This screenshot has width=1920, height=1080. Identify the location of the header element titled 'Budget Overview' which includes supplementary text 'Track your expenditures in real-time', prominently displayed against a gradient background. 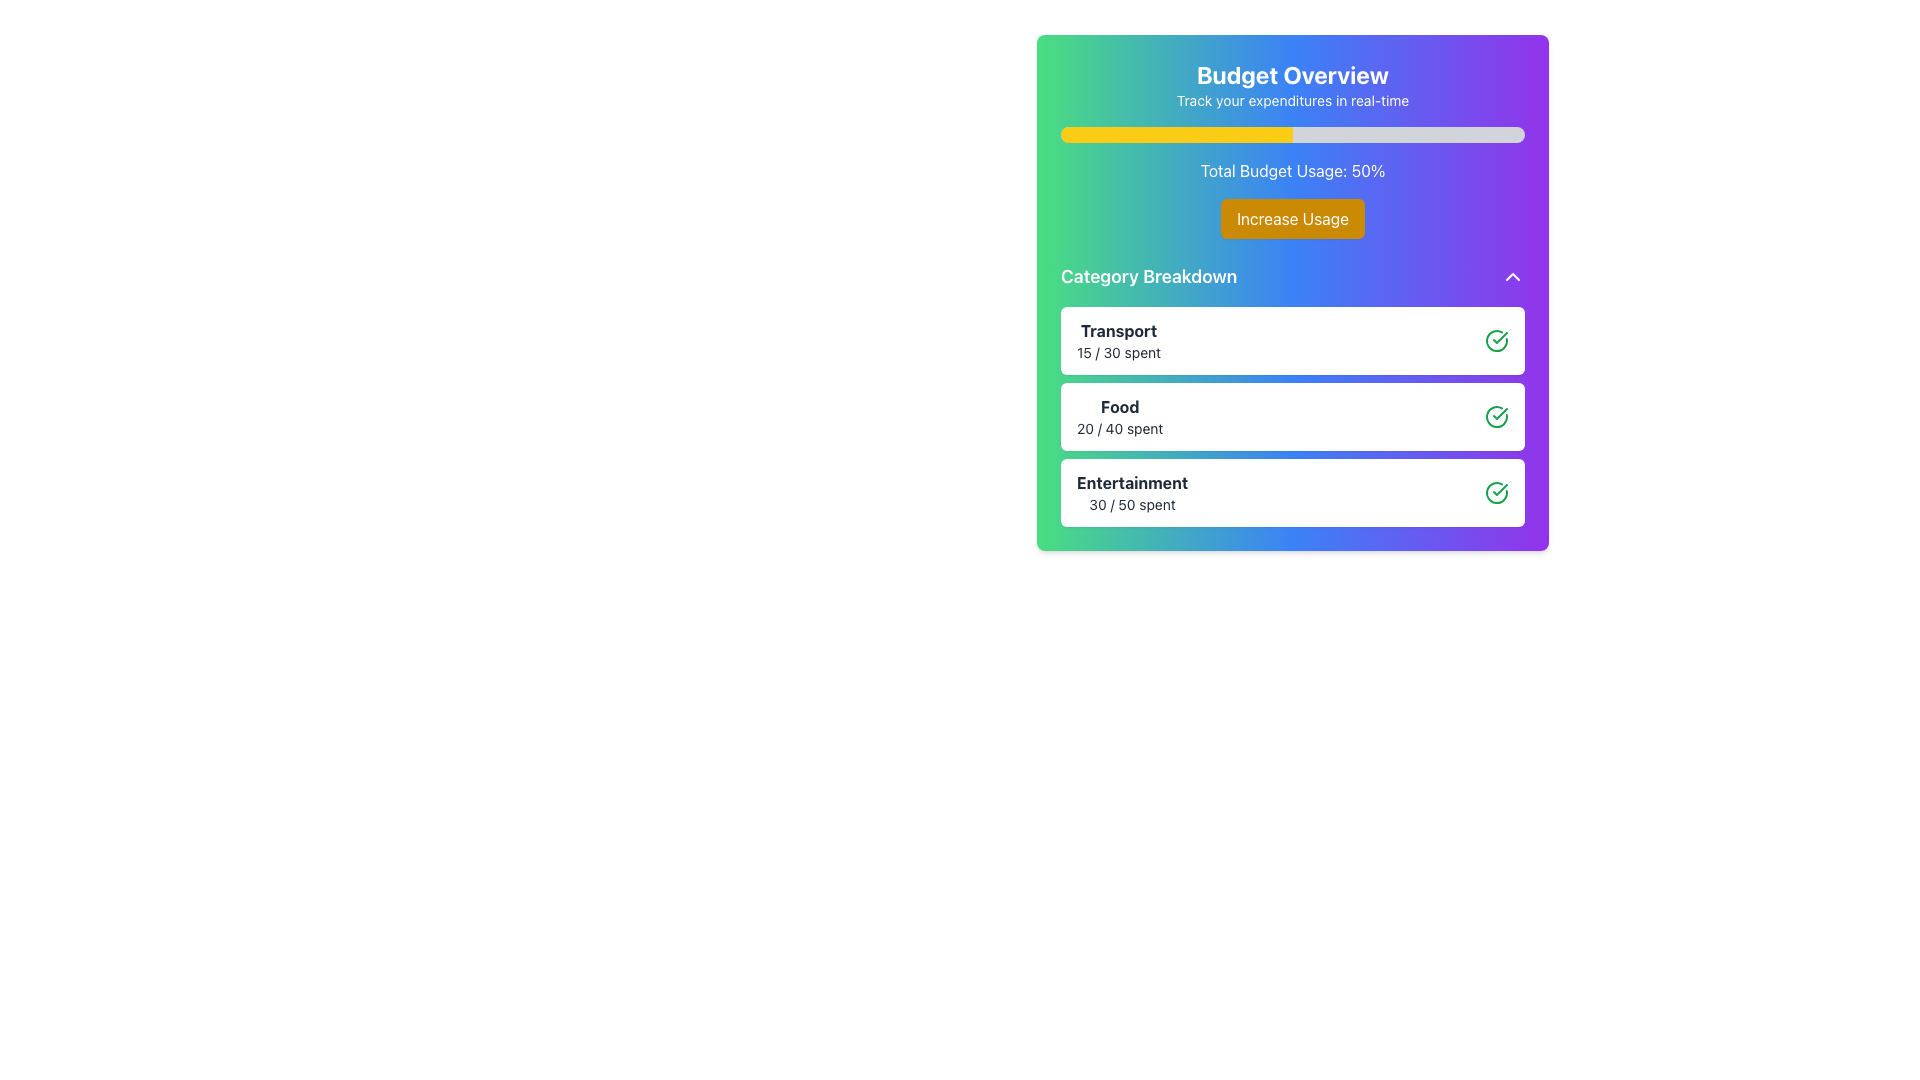
(1292, 83).